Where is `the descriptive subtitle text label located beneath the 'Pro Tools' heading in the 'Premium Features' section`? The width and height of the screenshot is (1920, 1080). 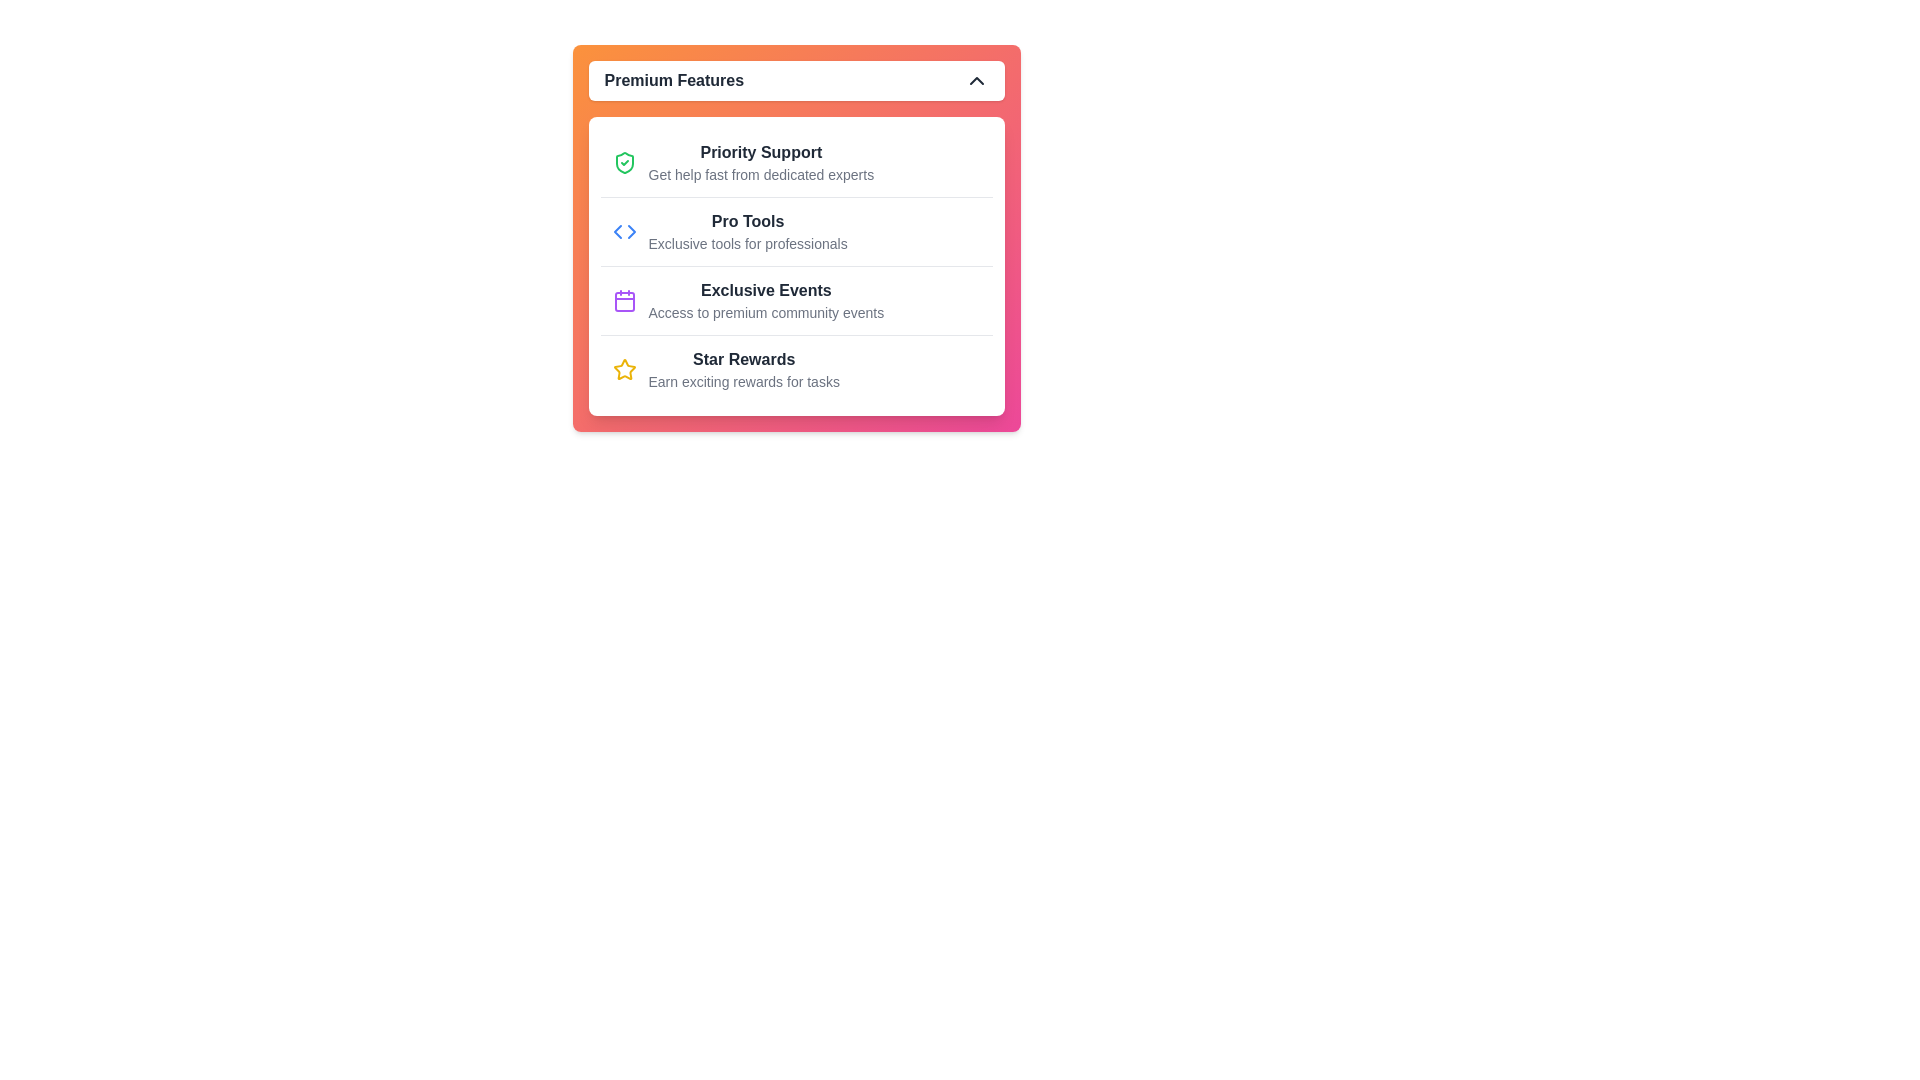
the descriptive subtitle text label located beneath the 'Pro Tools' heading in the 'Premium Features' section is located at coordinates (747, 242).